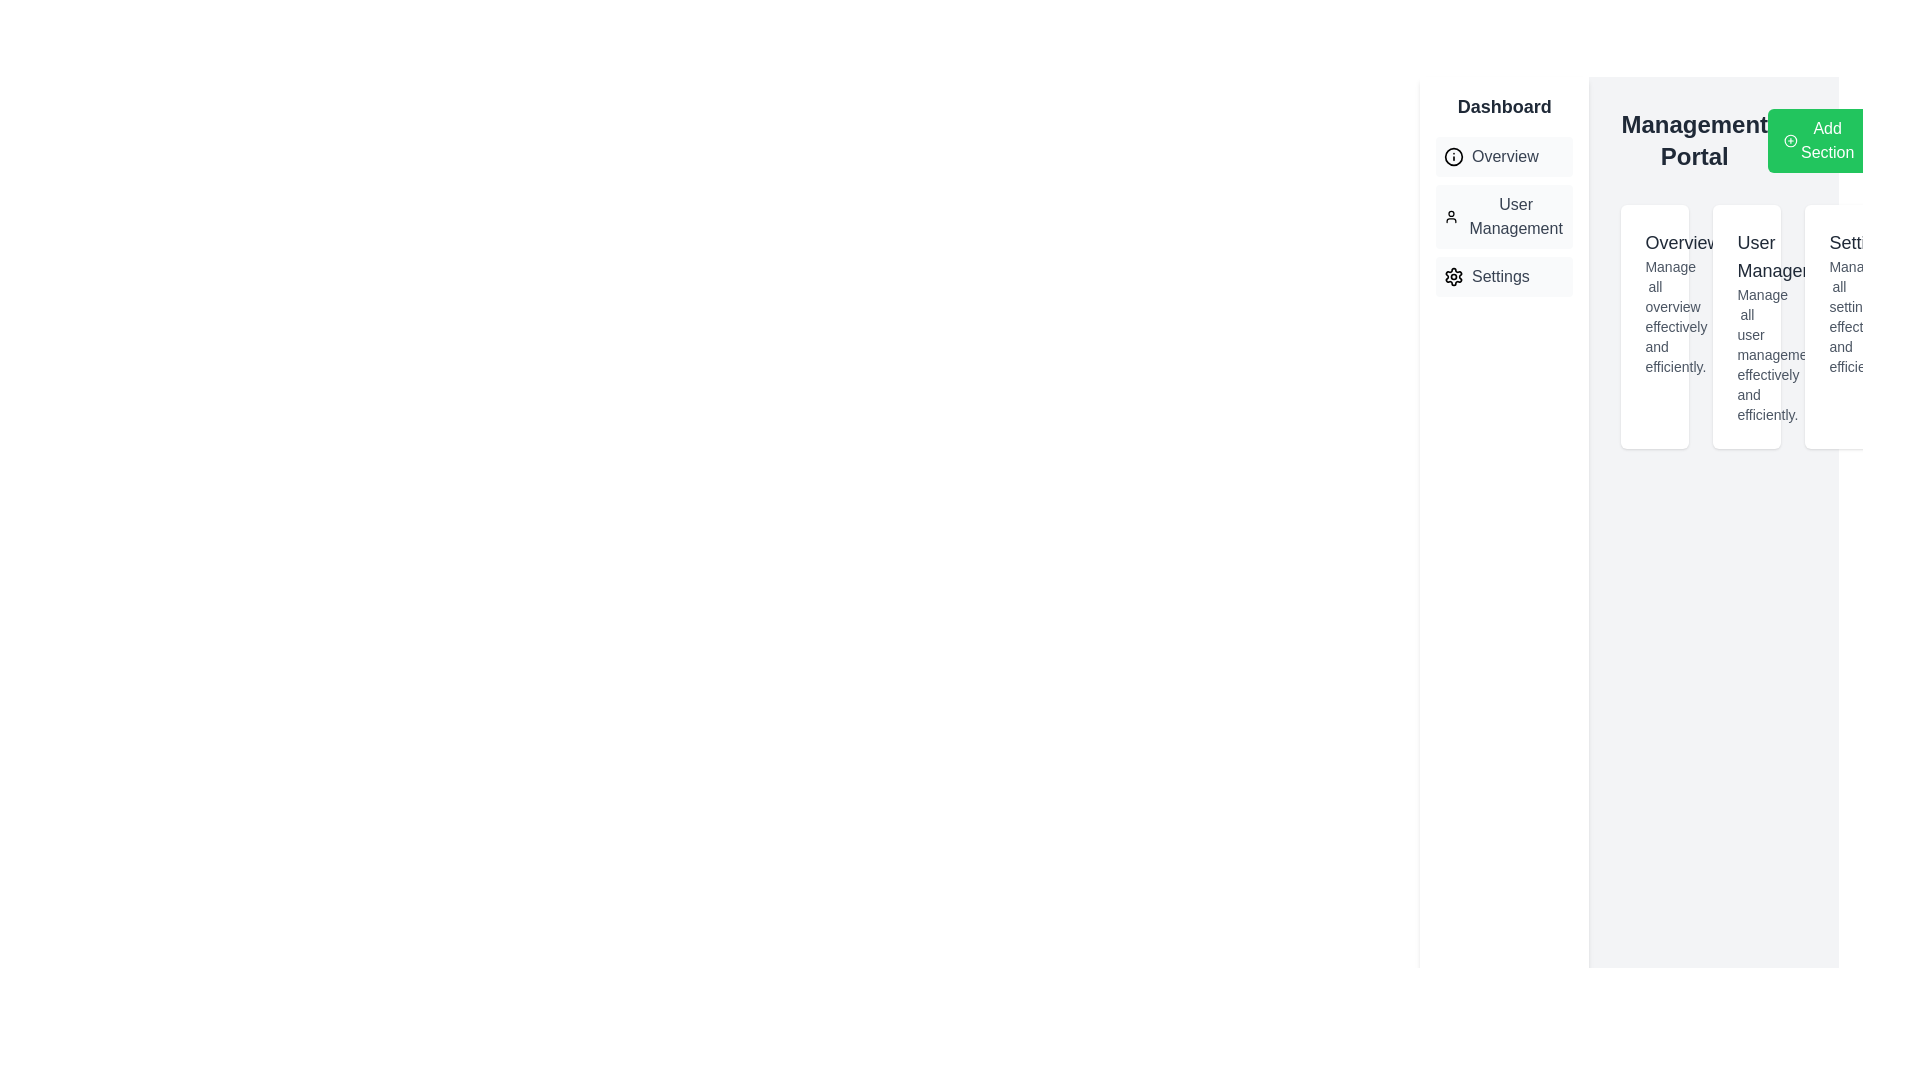  I want to click on the 'Settings' text label, which is dark gray and styled in a sans-serif font, located in the left sidebar of the interface, so click(1500, 277).